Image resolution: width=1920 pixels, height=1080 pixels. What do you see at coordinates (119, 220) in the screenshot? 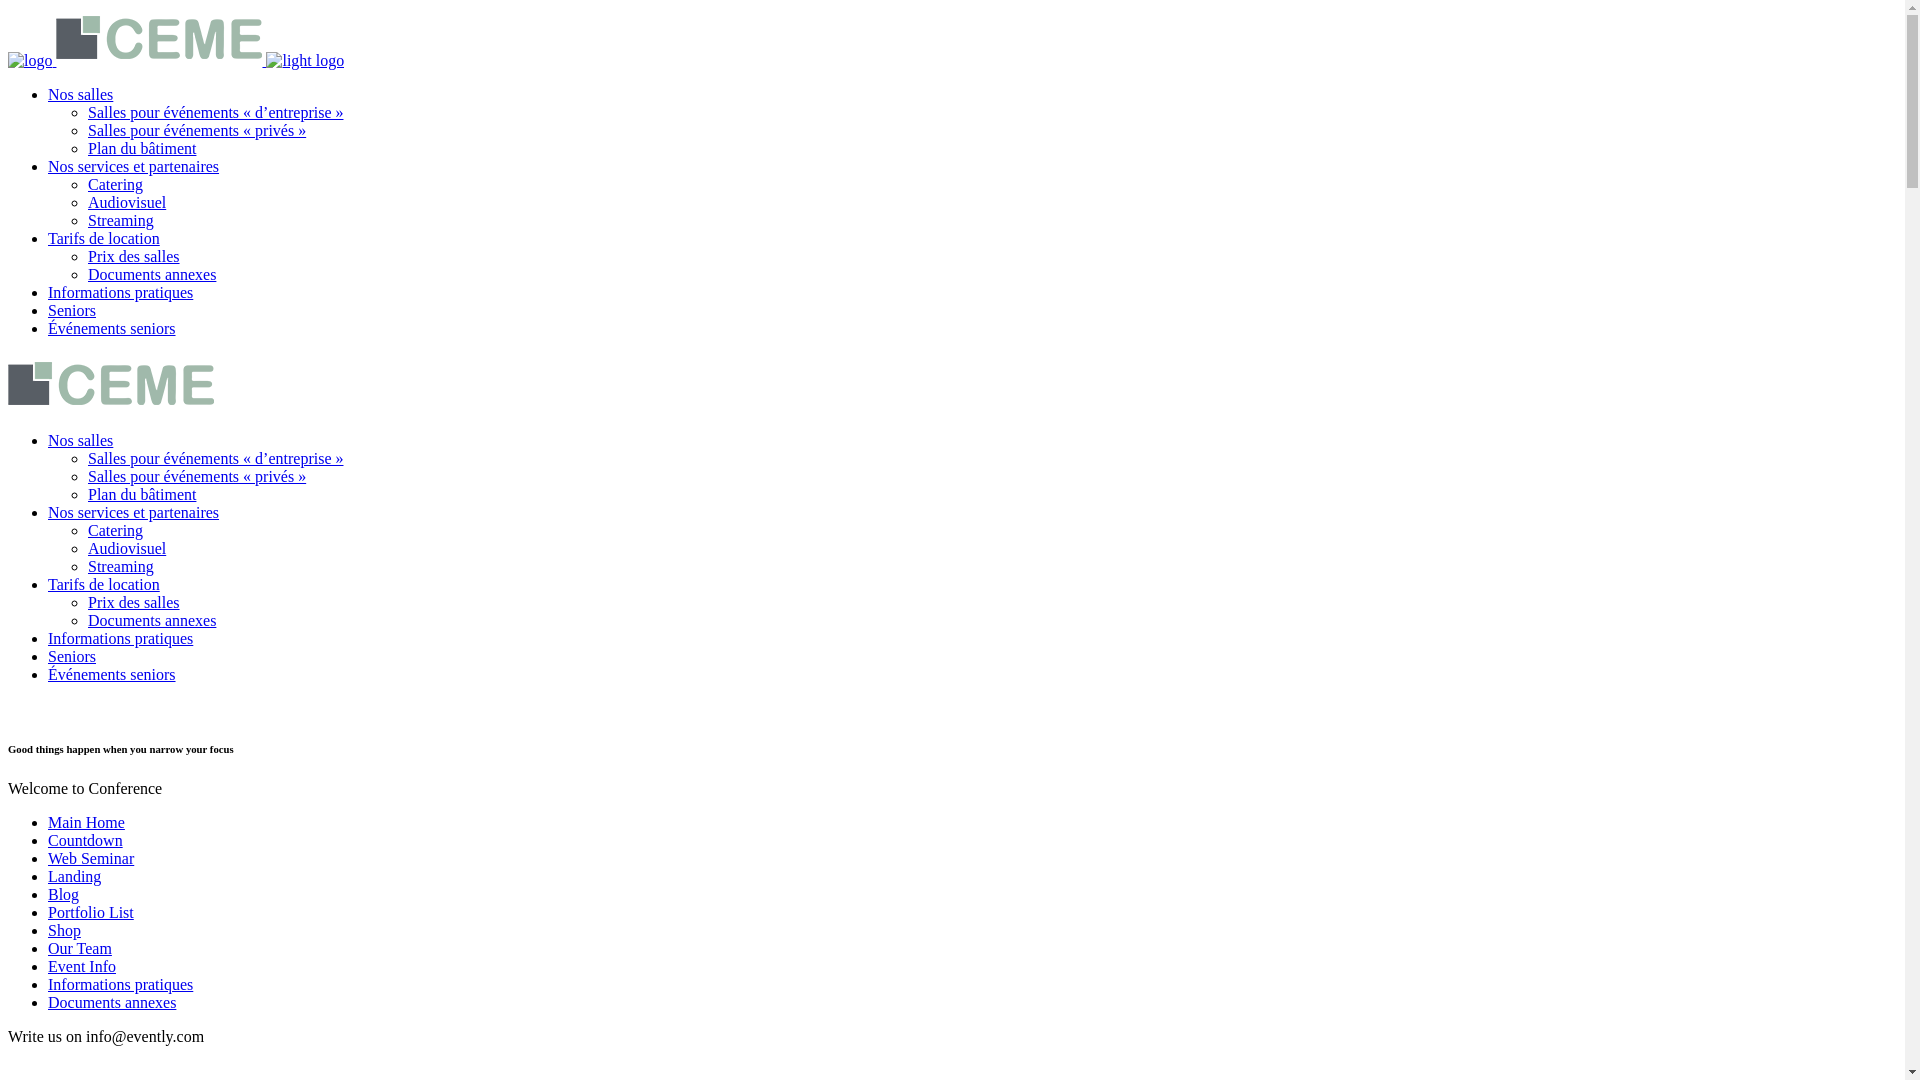
I see `'Streaming'` at bounding box center [119, 220].